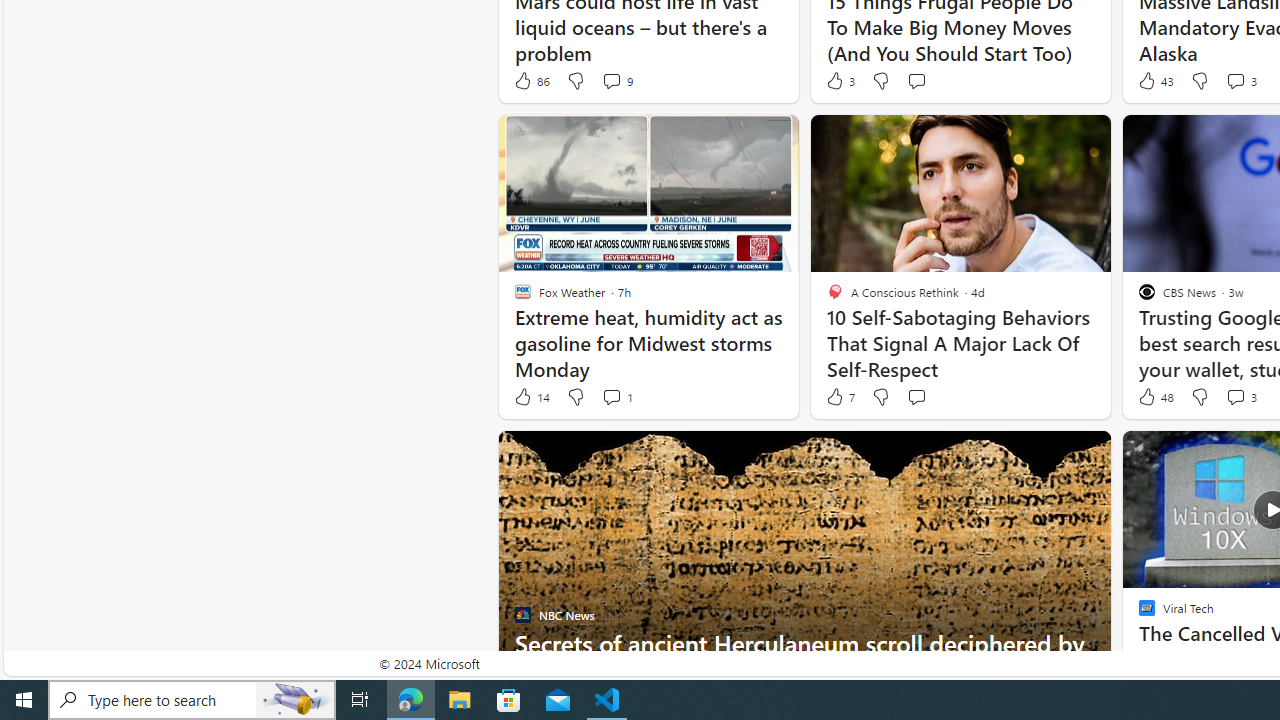 This screenshot has width=1280, height=720. Describe the element at coordinates (1154, 80) in the screenshot. I see `'43 Like'` at that location.